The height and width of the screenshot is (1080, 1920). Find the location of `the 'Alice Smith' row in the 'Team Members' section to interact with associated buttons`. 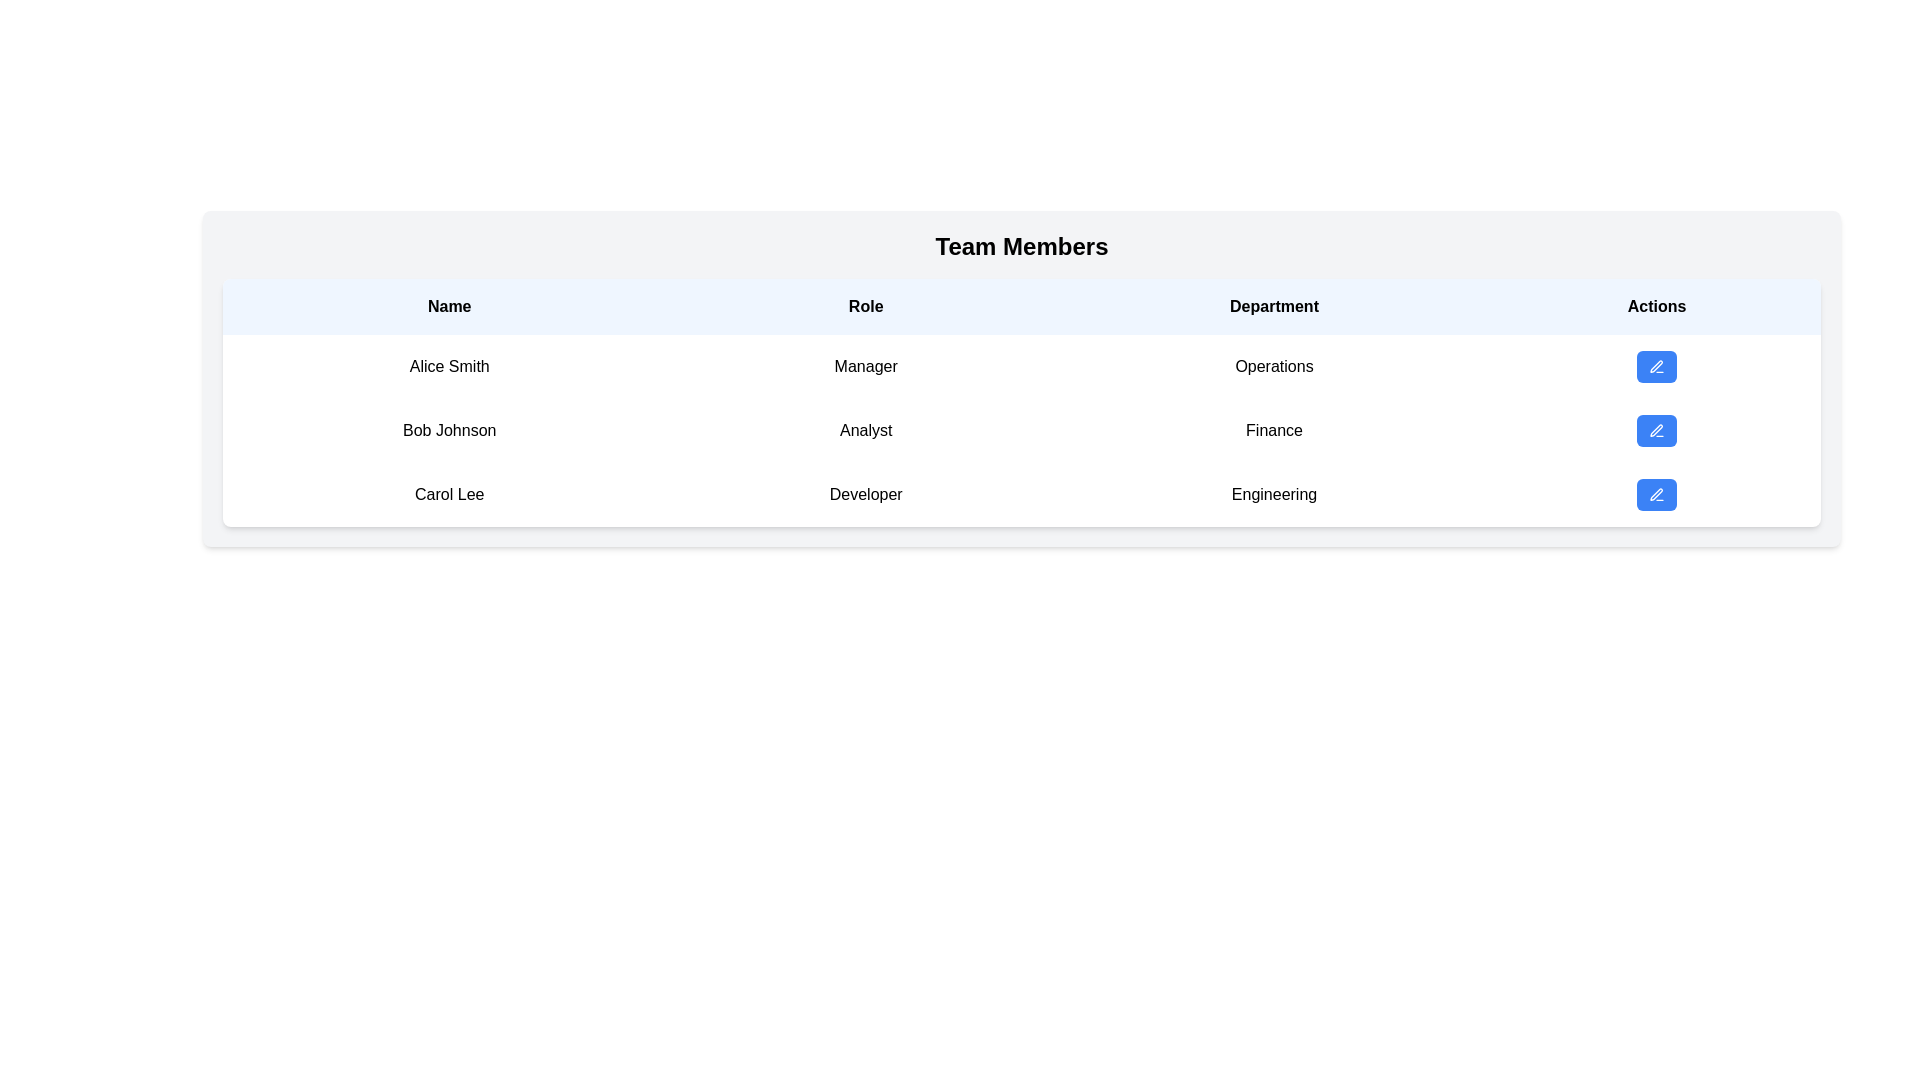

the 'Alice Smith' row in the 'Team Members' section to interact with associated buttons is located at coordinates (1022, 366).